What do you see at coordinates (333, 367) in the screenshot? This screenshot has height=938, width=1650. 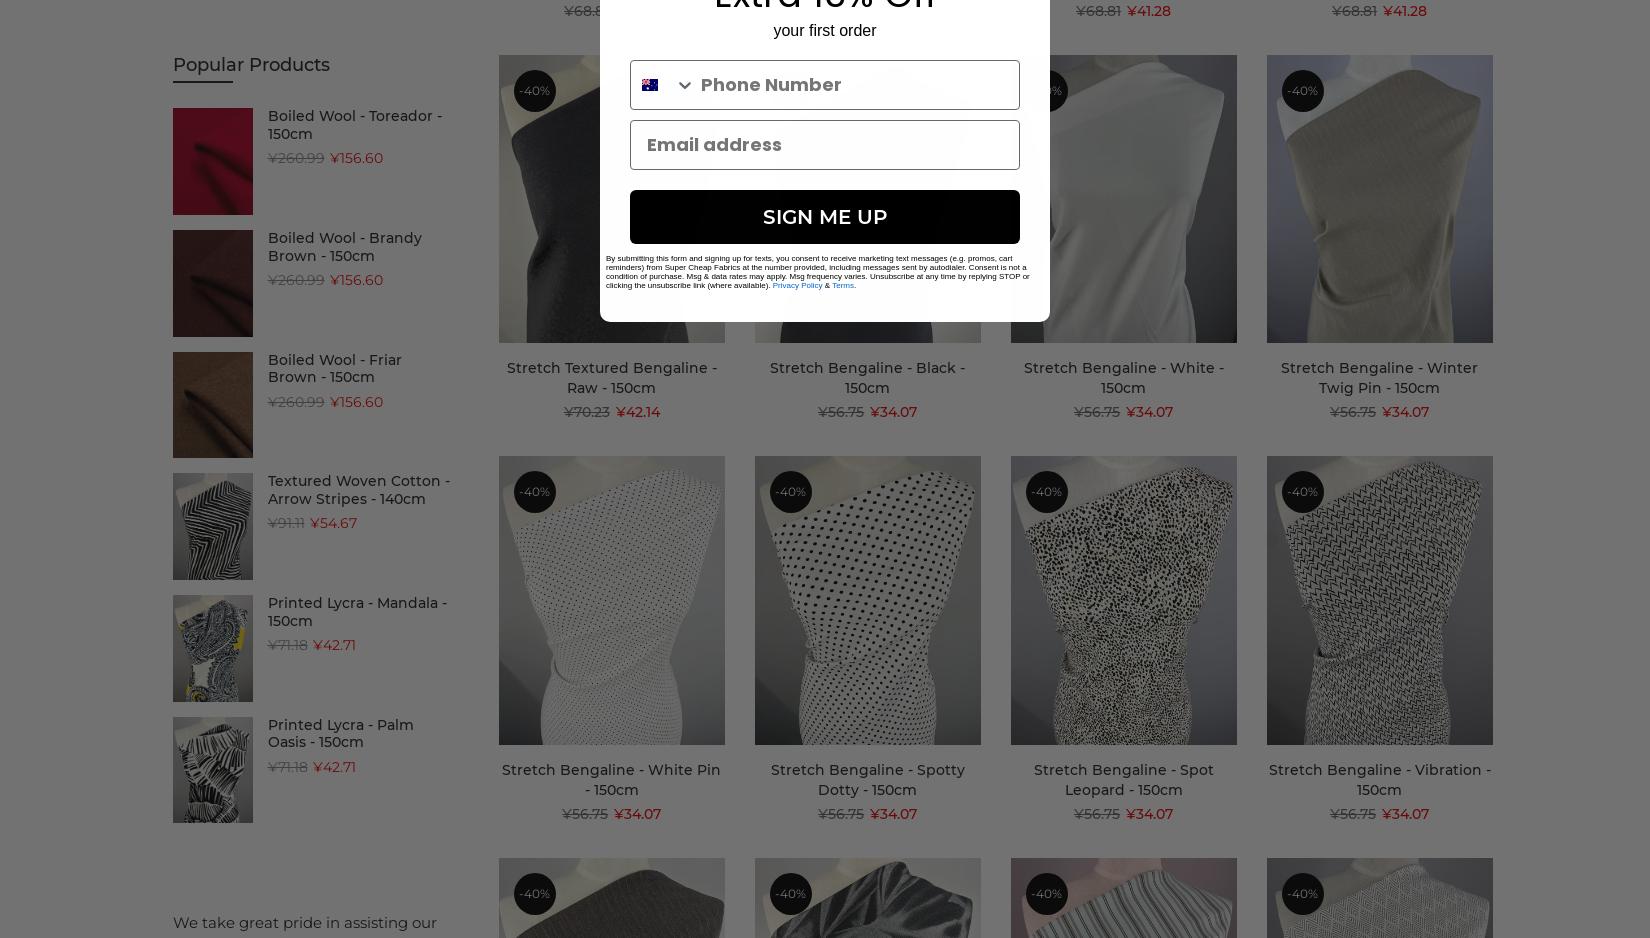 I see `'Boiled Wool - Friar Brown - 150cm'` at bounding box center [333, 367].